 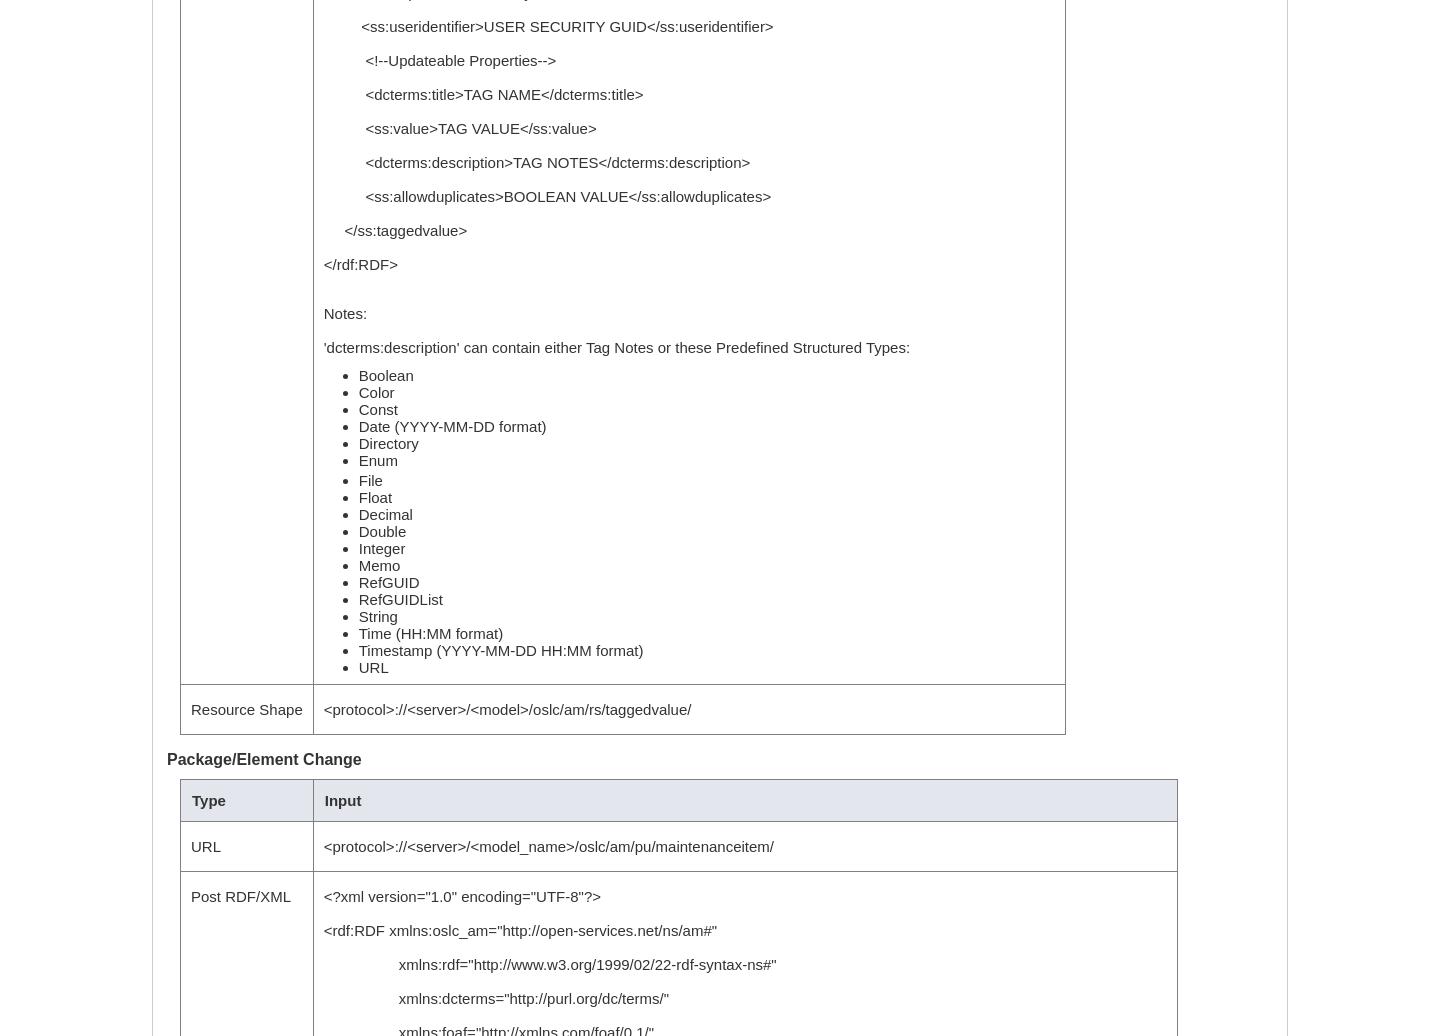 What do you see at coordinates (374, 392) in the screenshot?
I see `'Color'` at bounding box center [374, 392].